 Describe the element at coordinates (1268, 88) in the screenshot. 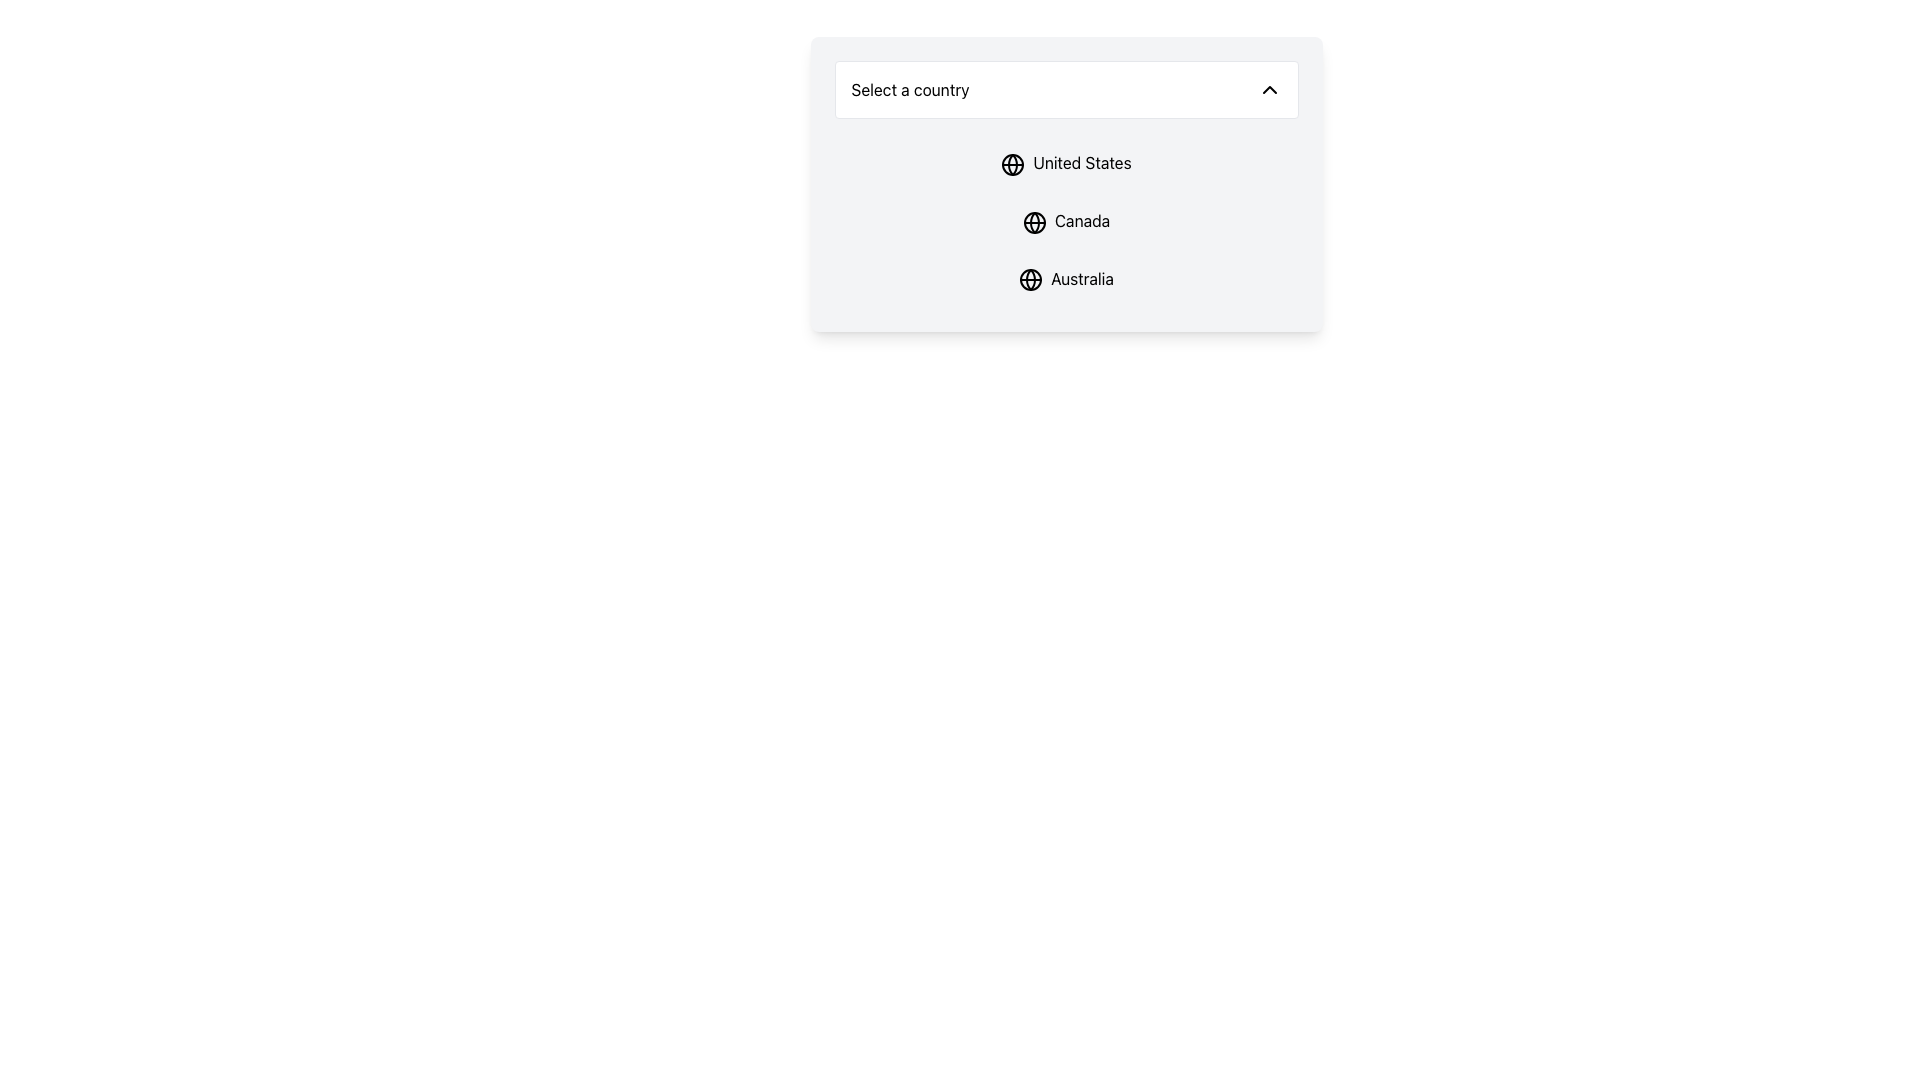

I see `the chevron-shaped upward arrow icon located at the far-right end of the 'Select a country' text field` at that location.